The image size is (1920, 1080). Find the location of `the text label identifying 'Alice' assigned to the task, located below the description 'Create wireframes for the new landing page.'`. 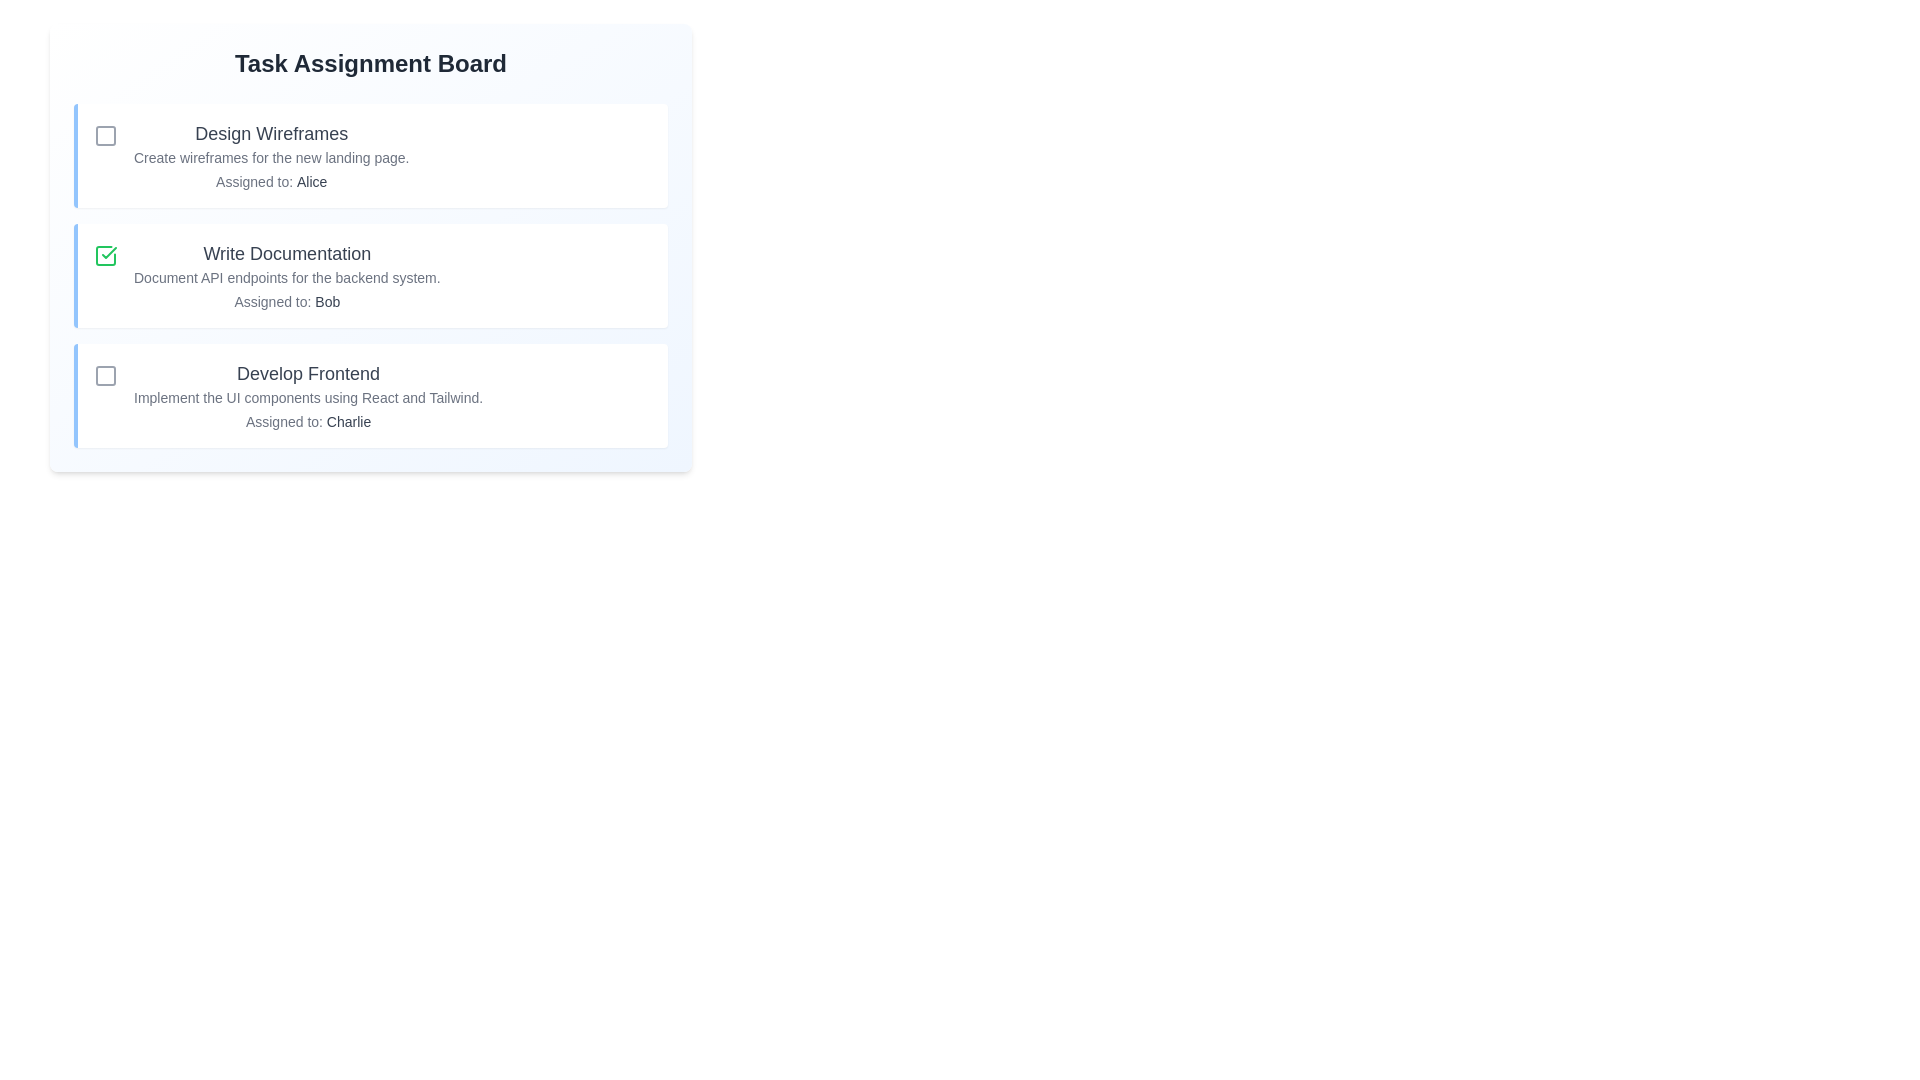

the text label identifying 'Alice' assigned to the task, located below the description 'Create wireframes for the new landing page.' is located at coordinates (270, 181).